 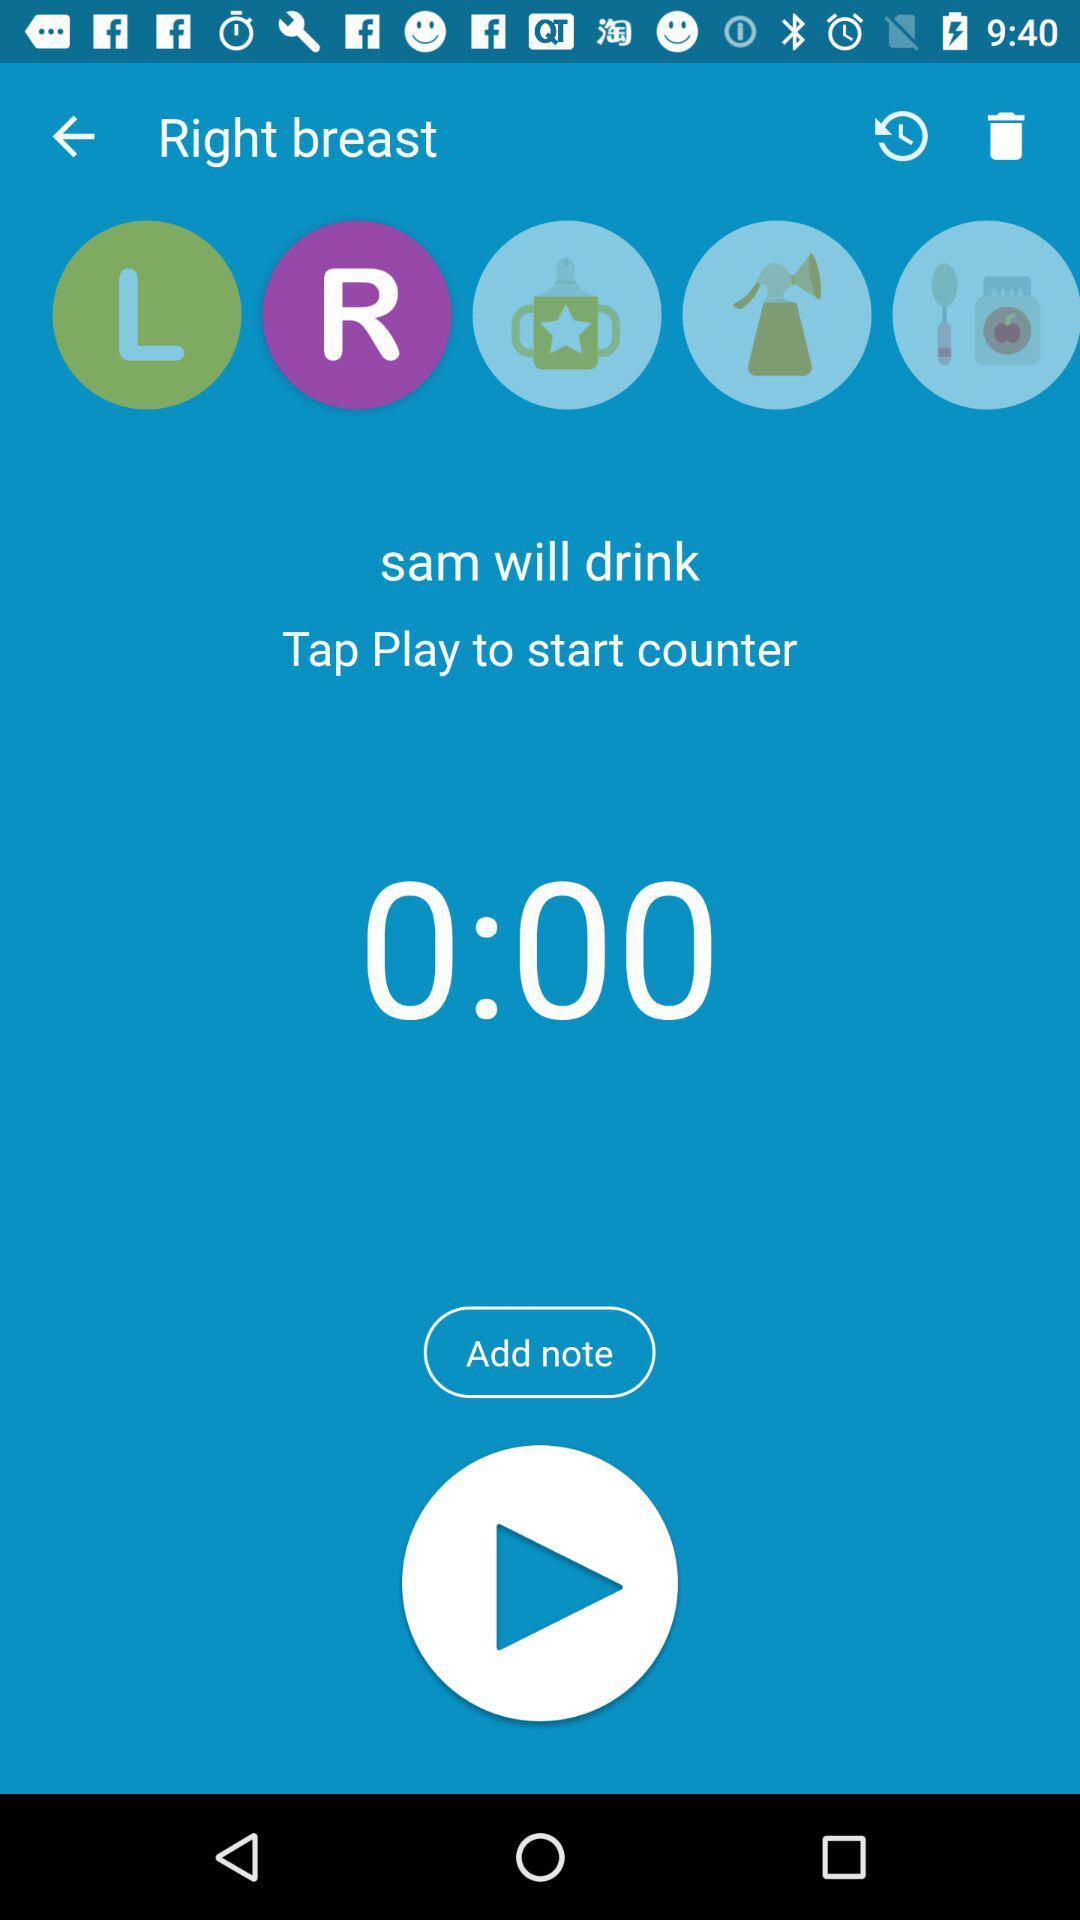 What do you see at coordinates (538, 943) in the screenshot?
I see `the item below the tap play to` at bounding box center [538, 943].